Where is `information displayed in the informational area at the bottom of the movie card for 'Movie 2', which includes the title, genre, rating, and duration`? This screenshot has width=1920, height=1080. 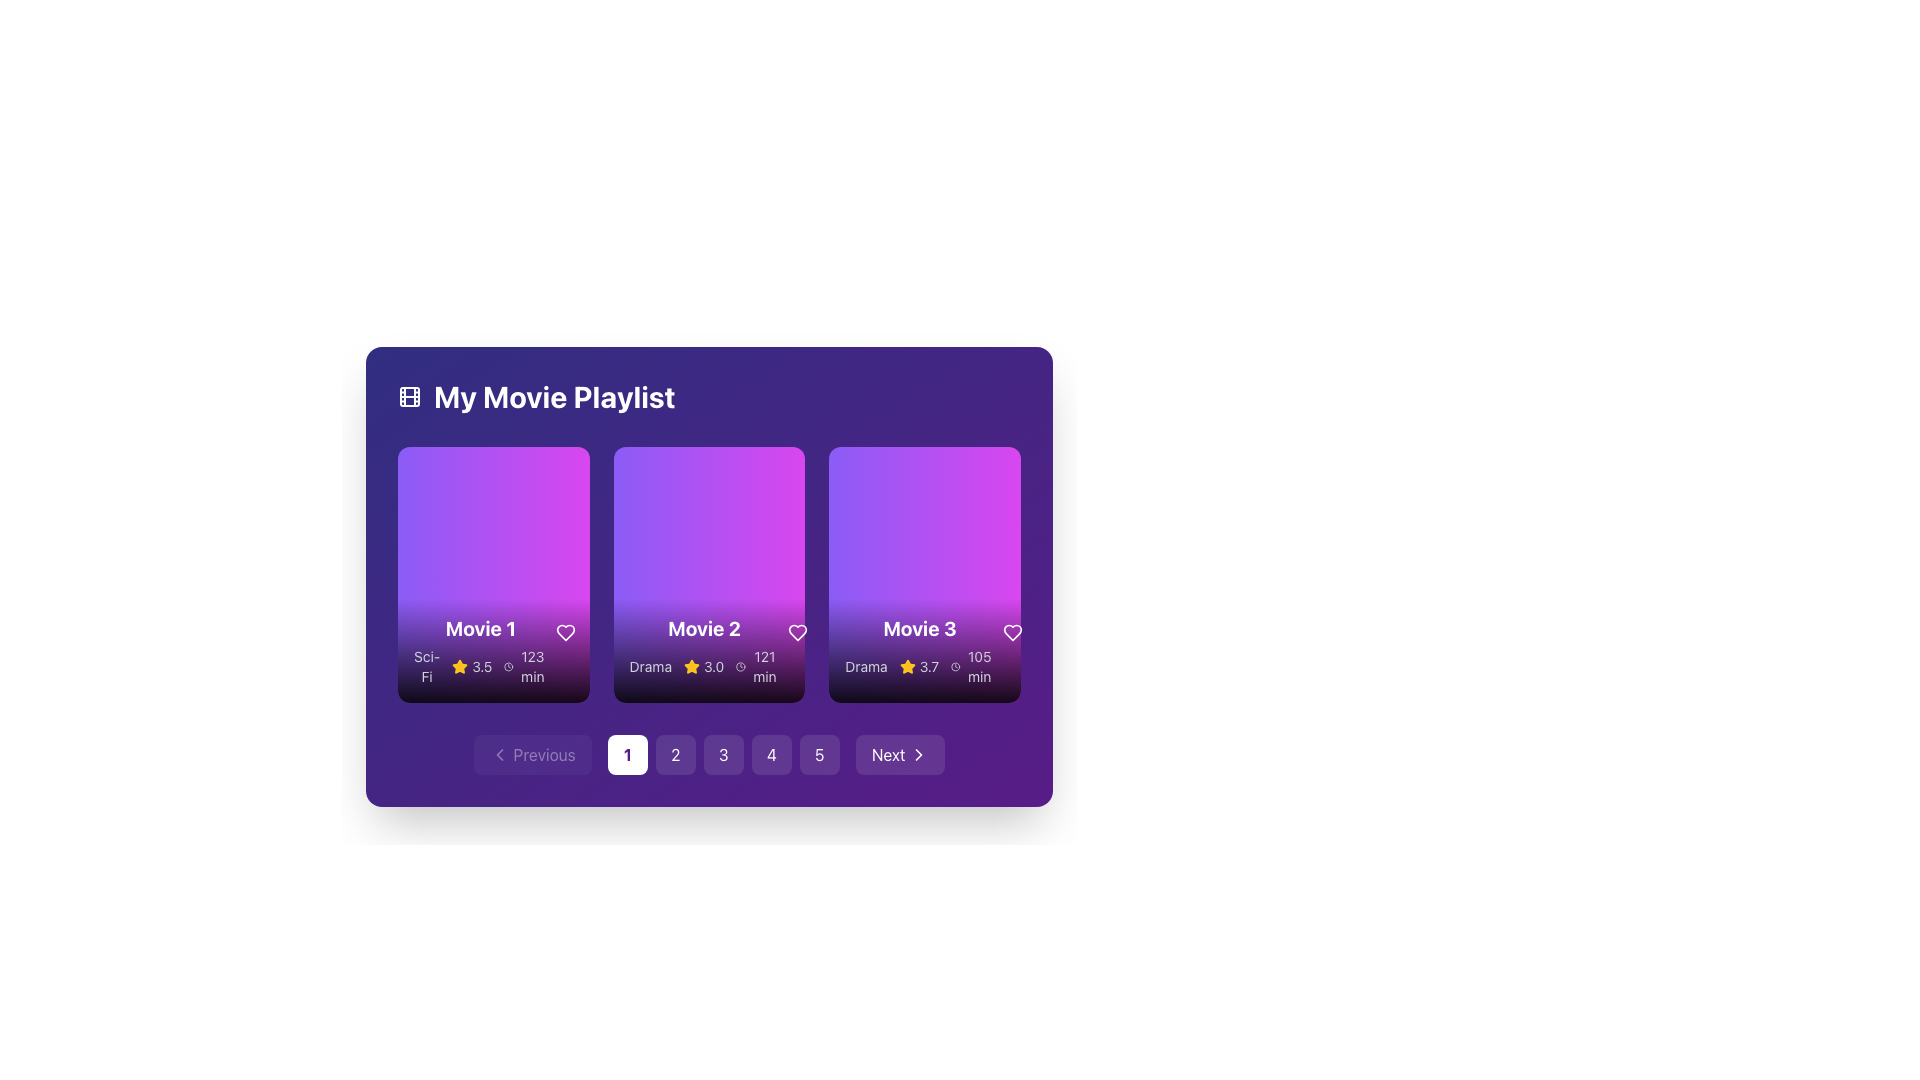 information displayed in the informational area at the bottom of the movie card for 'Movie 2', which includes the title, genre, rating, and duration is located at coordinates (709, 651).